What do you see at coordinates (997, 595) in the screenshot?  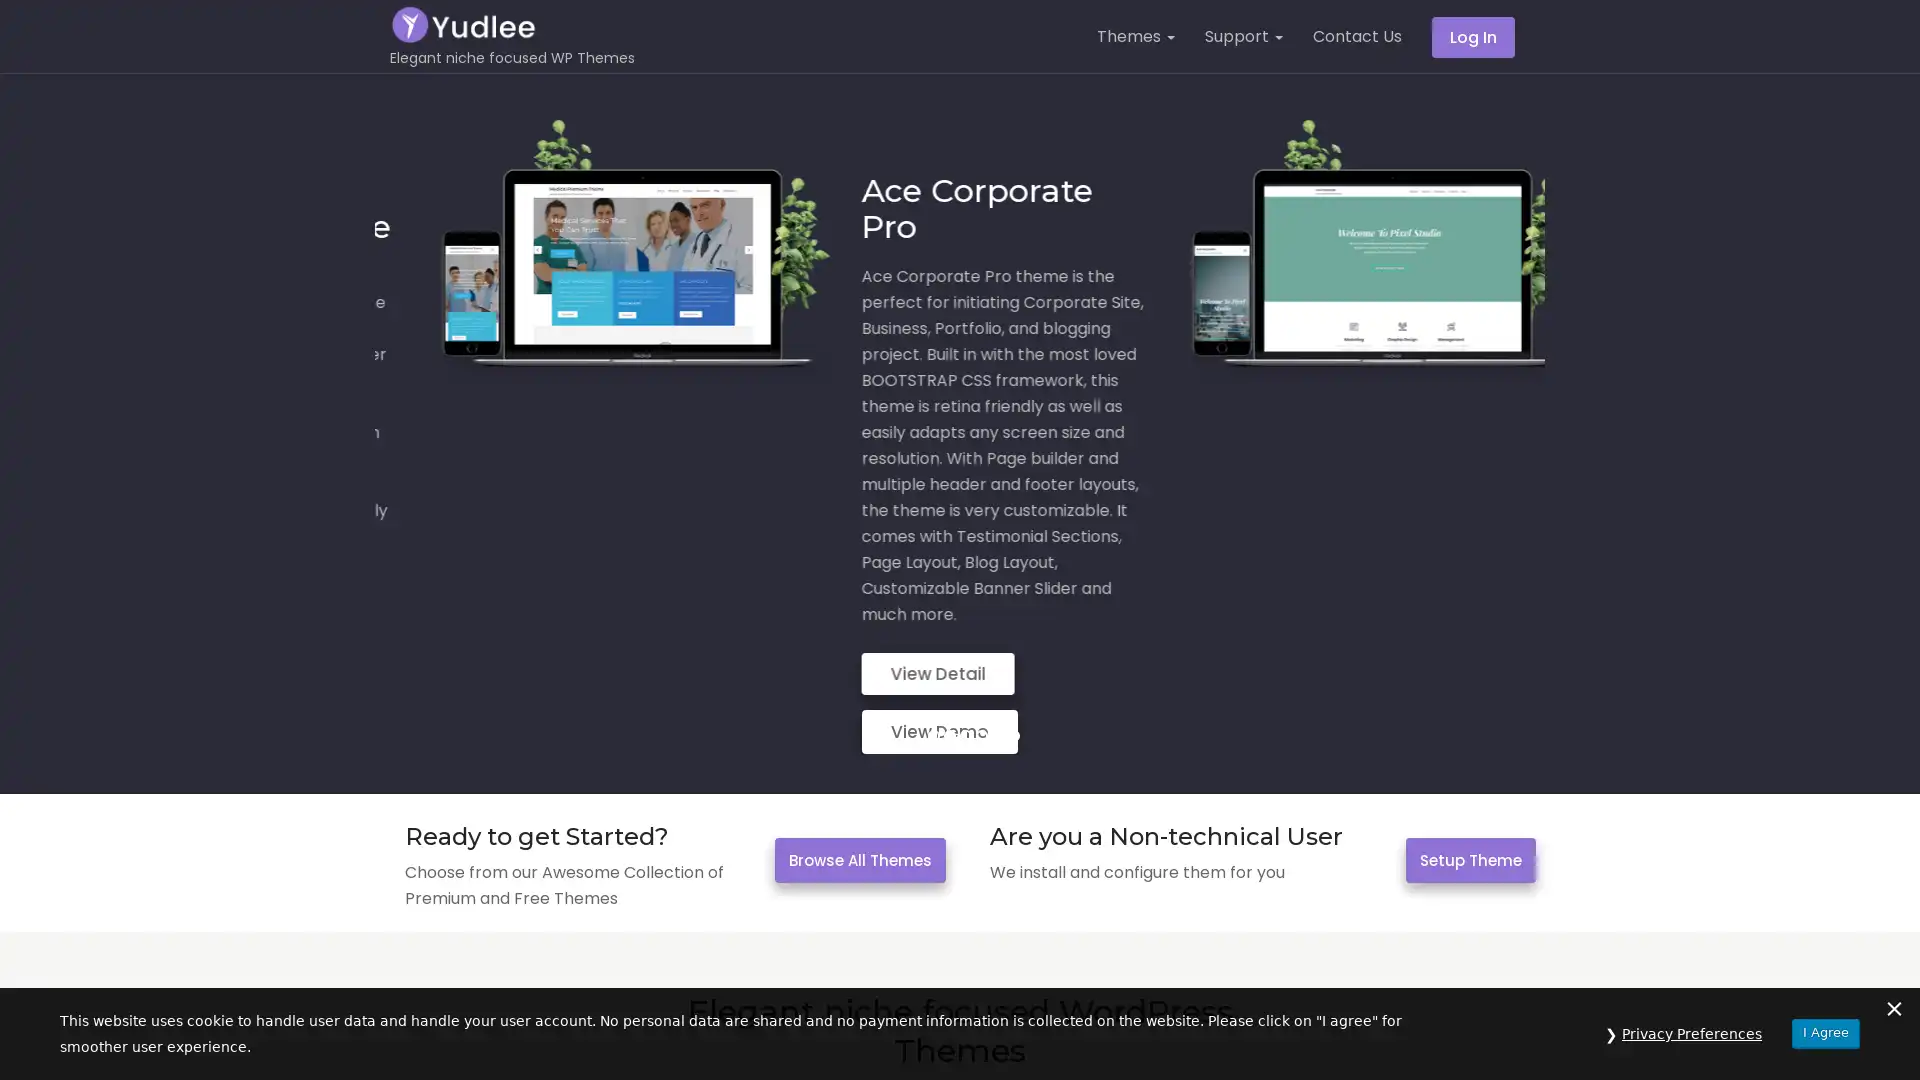 I see `5` at bounding box center [997, 595].